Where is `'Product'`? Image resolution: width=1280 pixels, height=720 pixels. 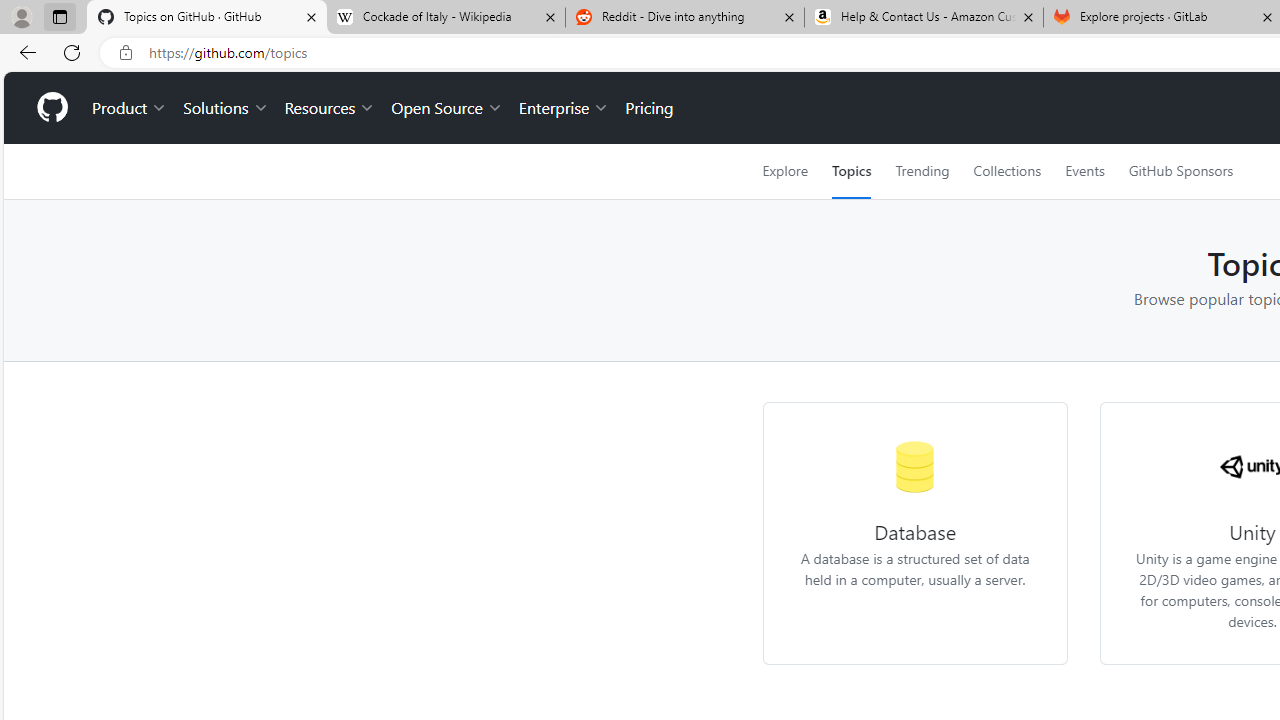 'Product' is located at coordinates (129, 108).